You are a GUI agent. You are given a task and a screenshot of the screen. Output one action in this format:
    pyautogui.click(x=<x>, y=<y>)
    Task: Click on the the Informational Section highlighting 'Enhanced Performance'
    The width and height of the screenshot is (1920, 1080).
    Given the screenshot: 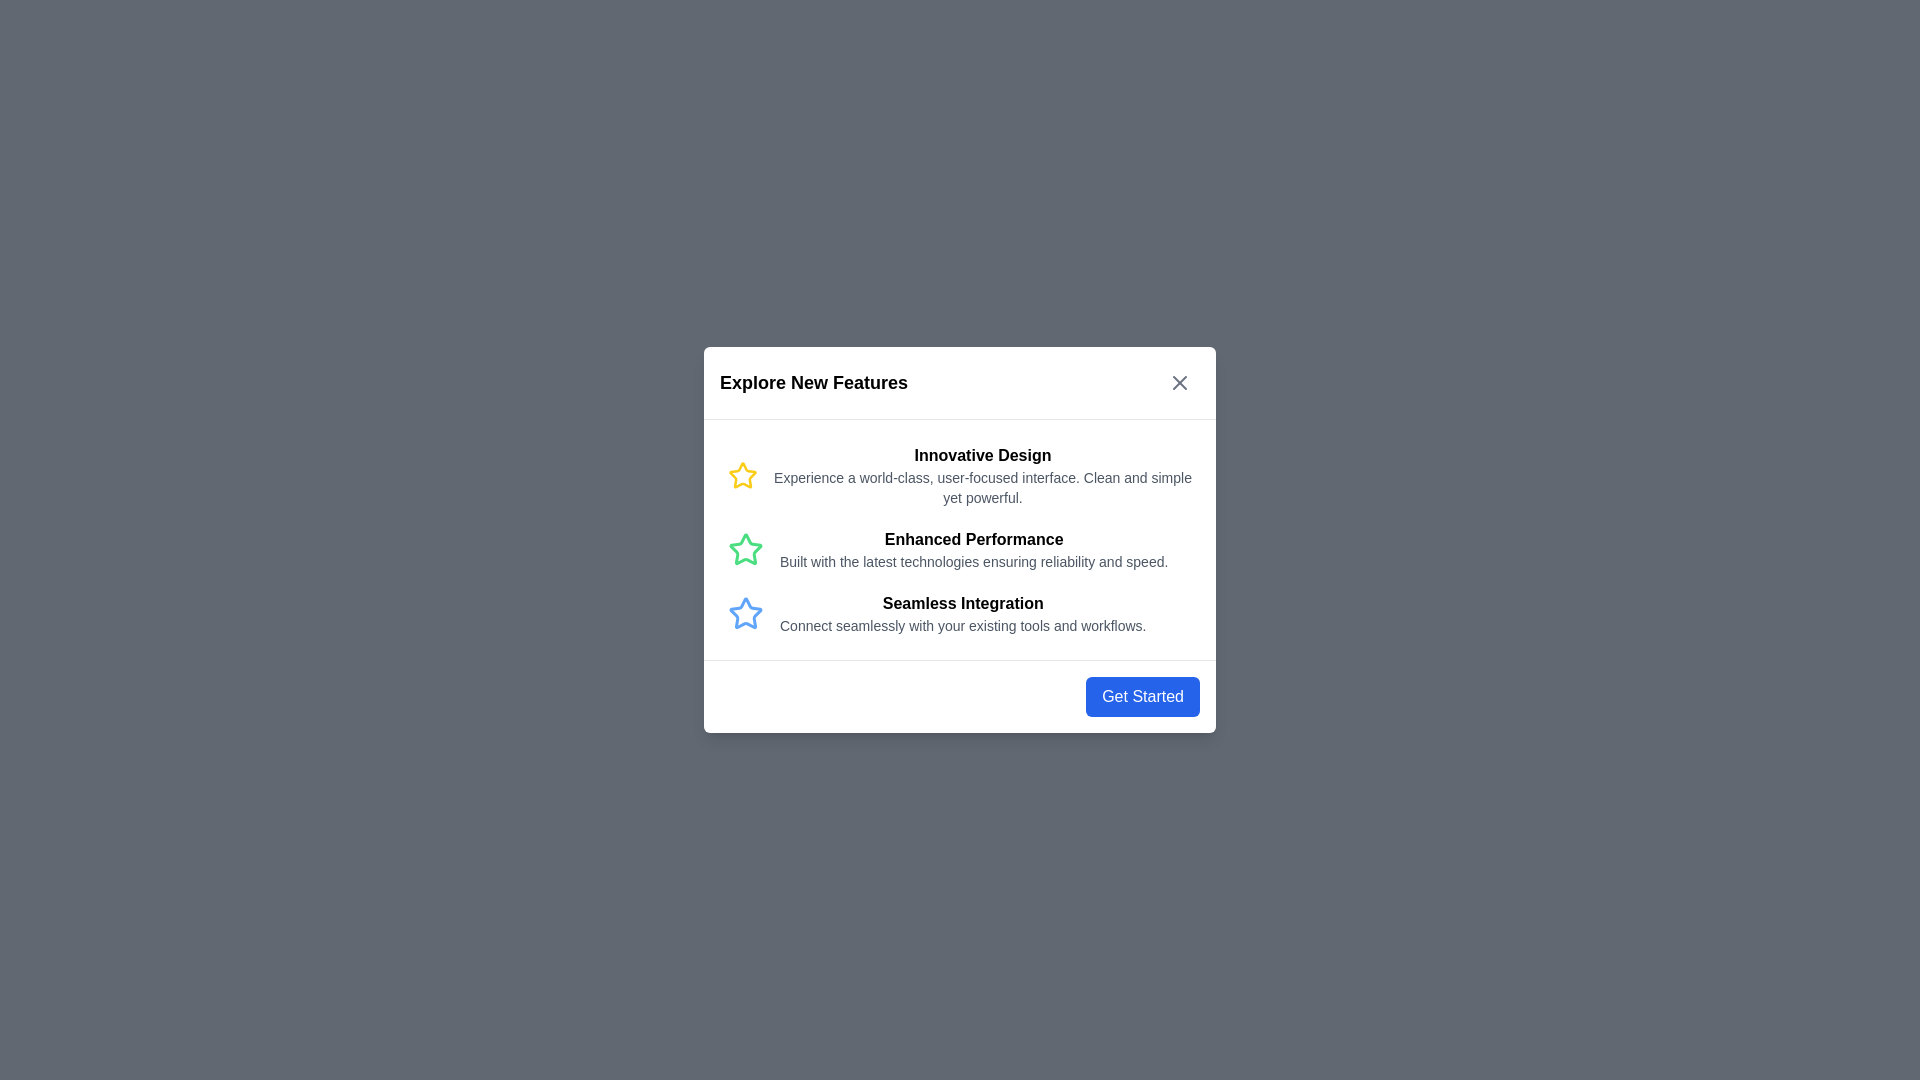 What is the action you would take?
    pyautogui.click(x=960, y=550)
    